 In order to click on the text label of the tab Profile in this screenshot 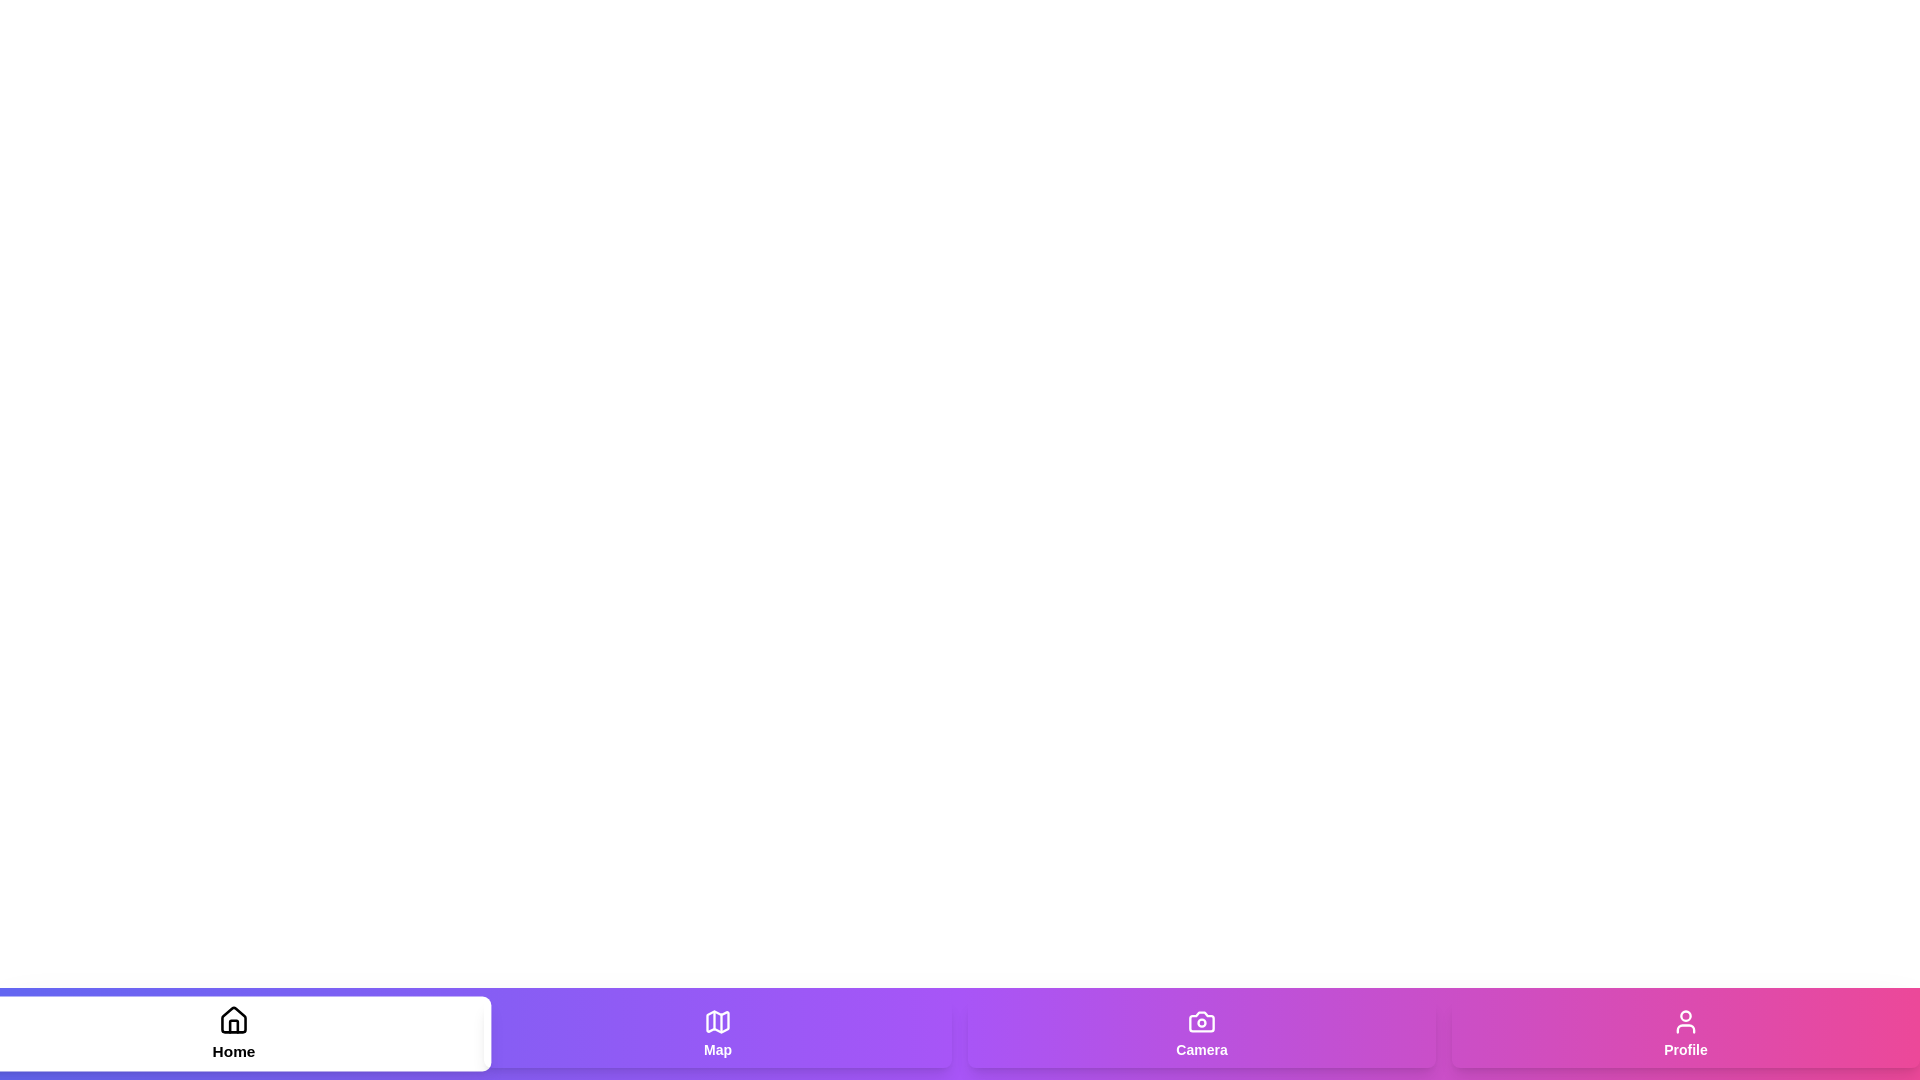, I will do `click(1684, 1048)`.